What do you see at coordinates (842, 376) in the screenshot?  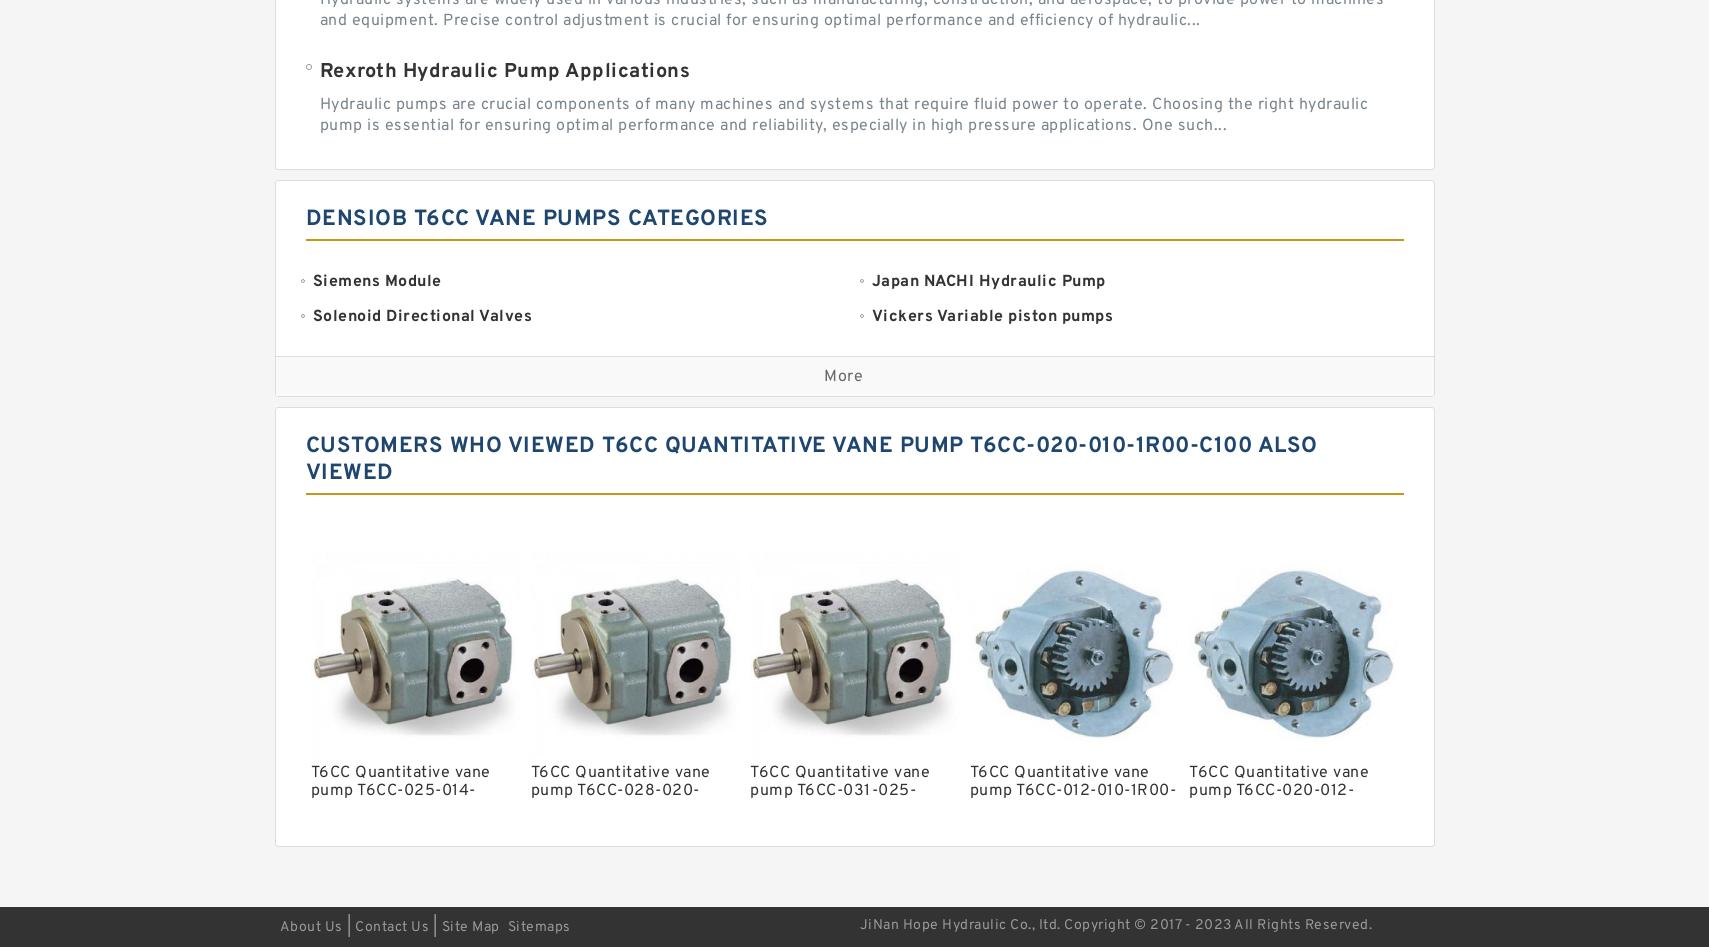 I see `'More'` at bounding box center [842, 376].